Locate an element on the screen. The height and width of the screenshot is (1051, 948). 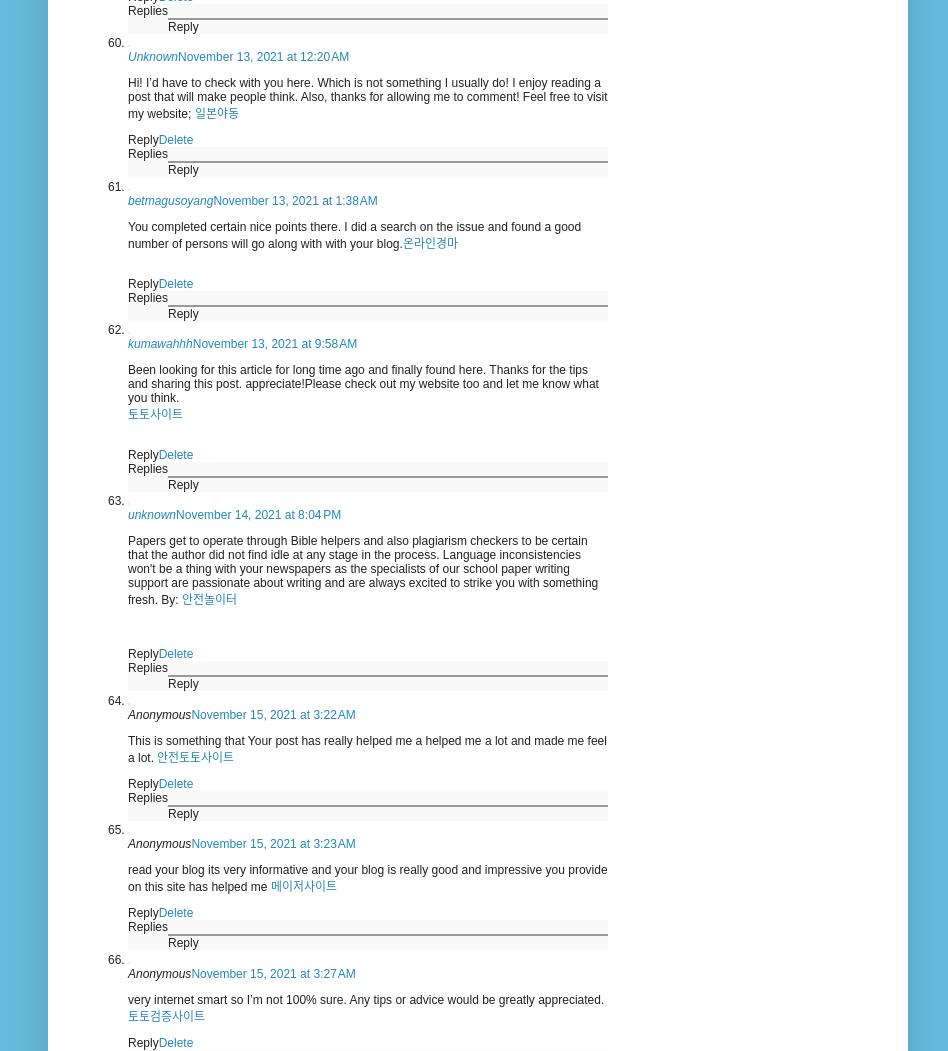
'November 15, 2021 at 3:27 AM' is located at coordinates (273, 973).